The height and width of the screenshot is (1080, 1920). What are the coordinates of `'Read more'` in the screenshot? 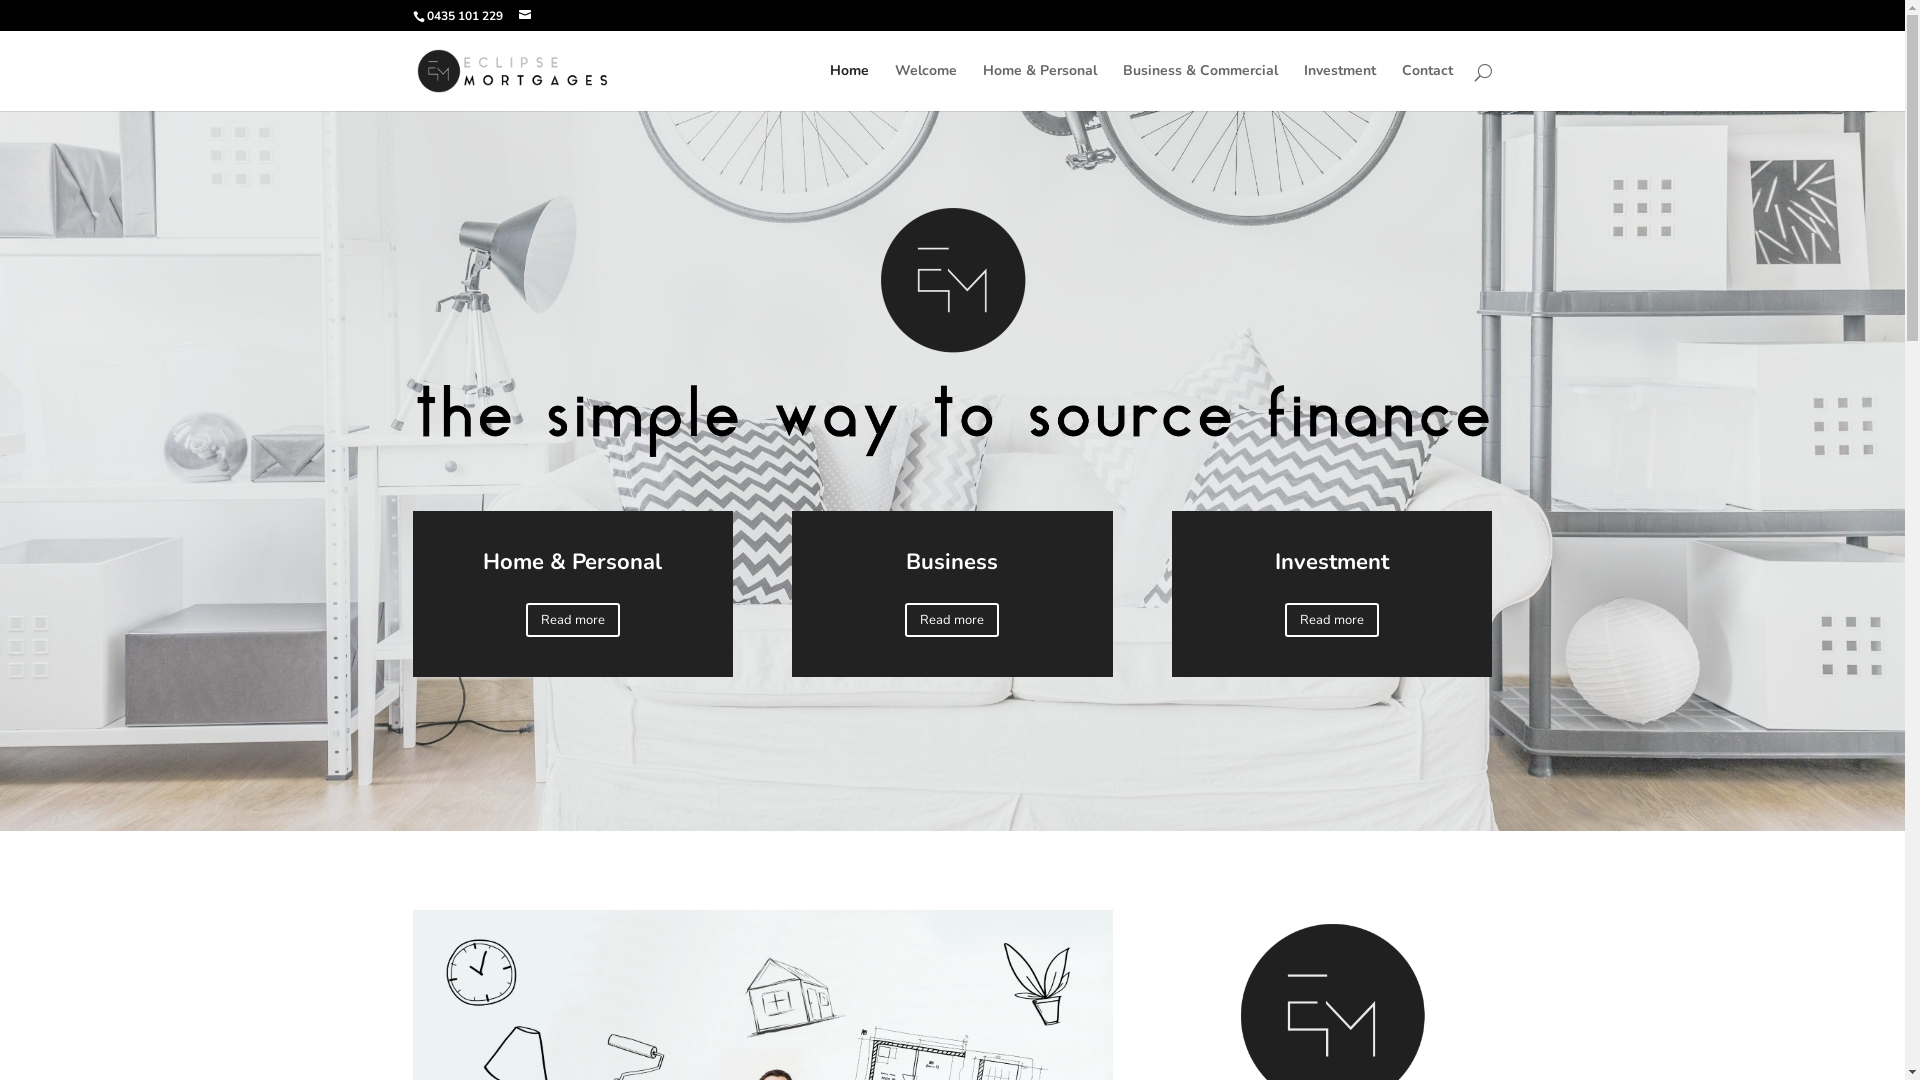 It's located at (571, 619).